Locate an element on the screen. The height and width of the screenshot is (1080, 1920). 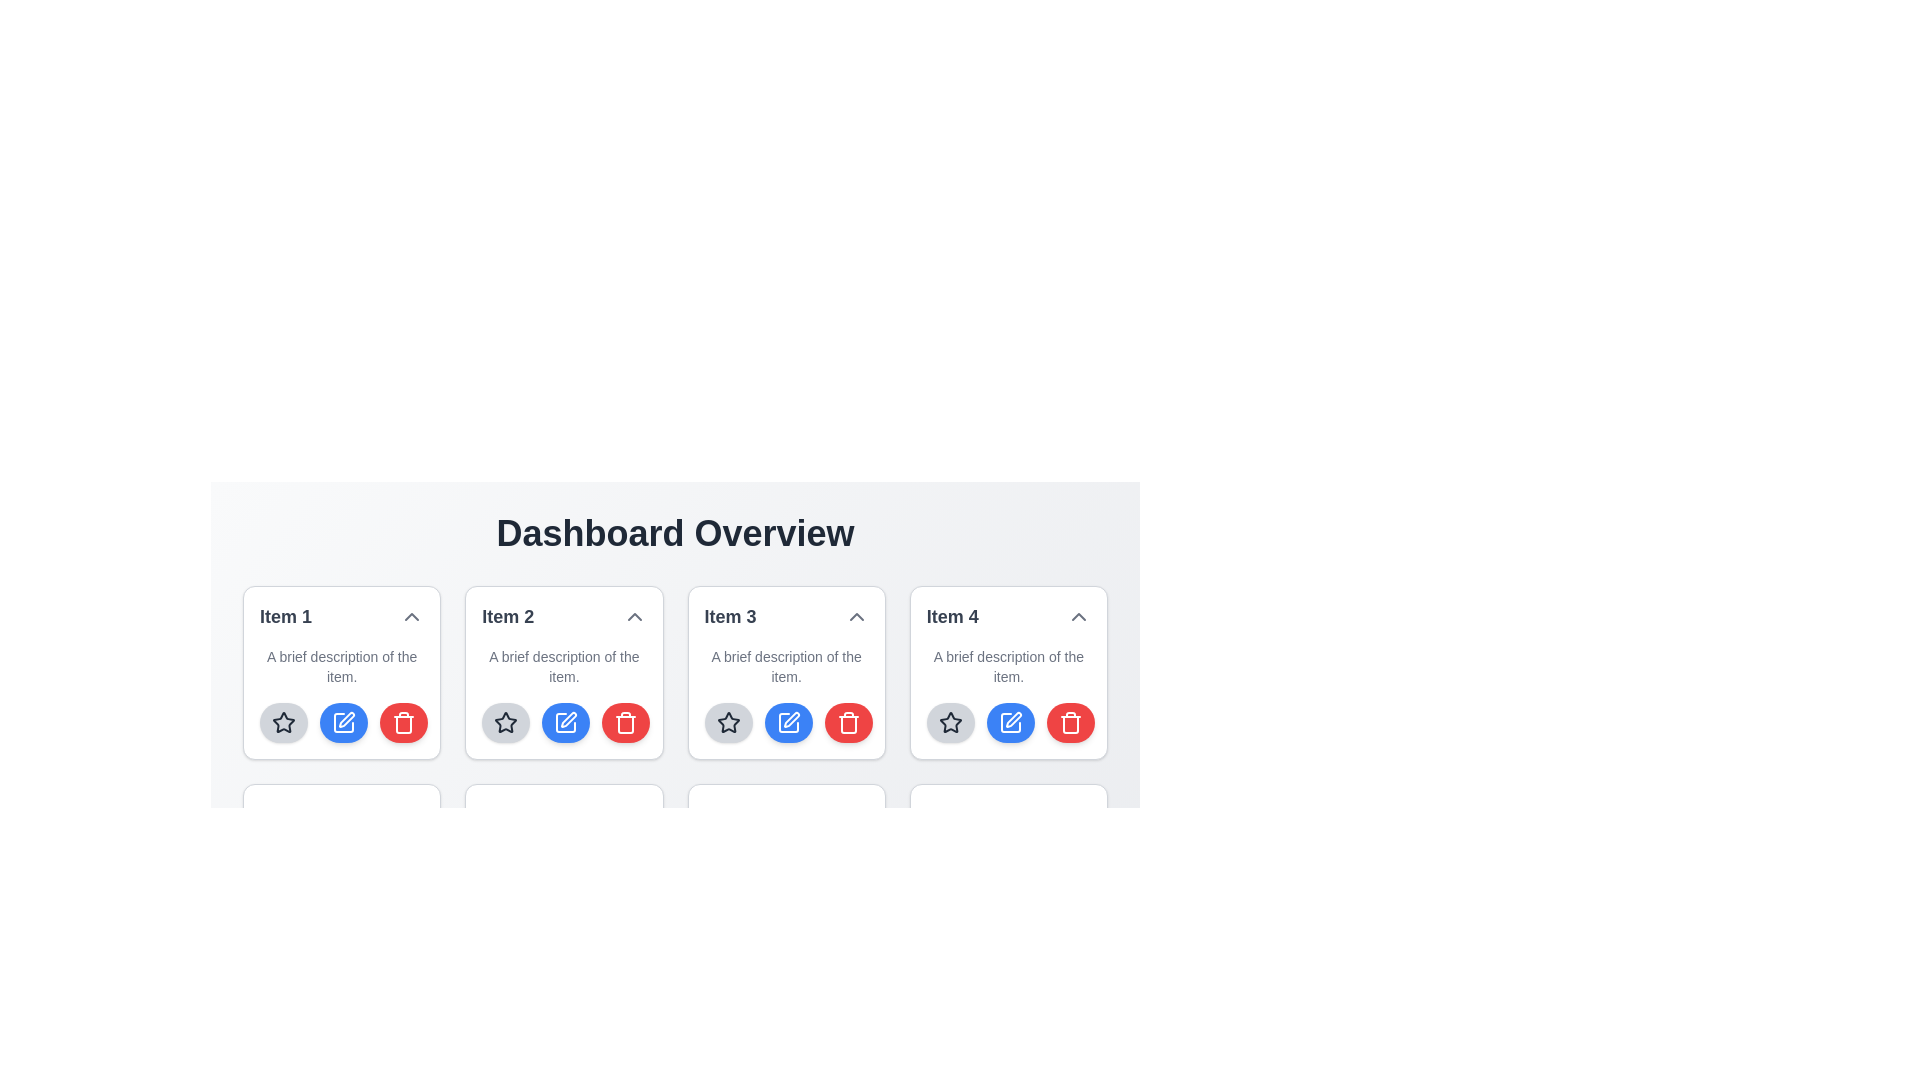
text content of the element labeled 'A brief description of the item.' located beneath the title 'Item 3' in the third card of the layout is located at coordinates (785, 667).